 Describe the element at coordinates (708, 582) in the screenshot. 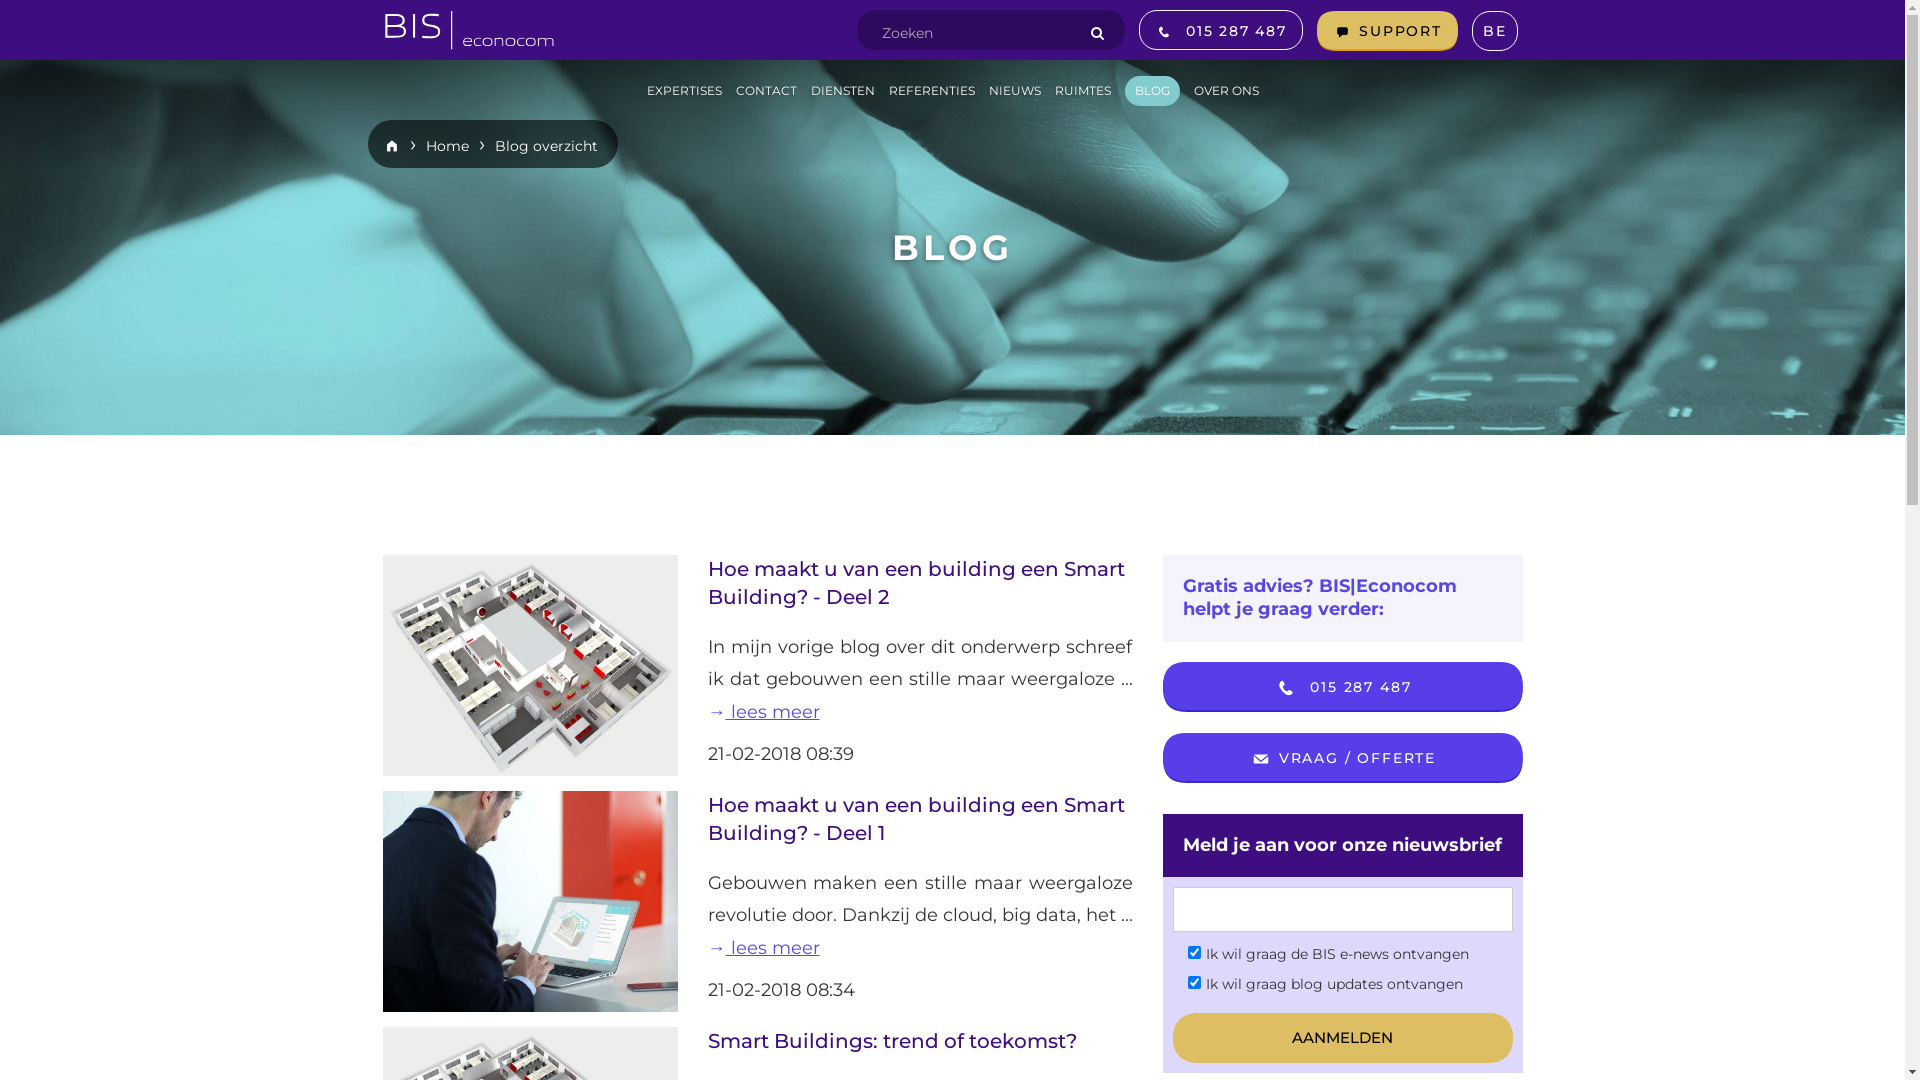

I see `'Hoe maakt u van een building een Smart Building? - Deel 2'` at that location.